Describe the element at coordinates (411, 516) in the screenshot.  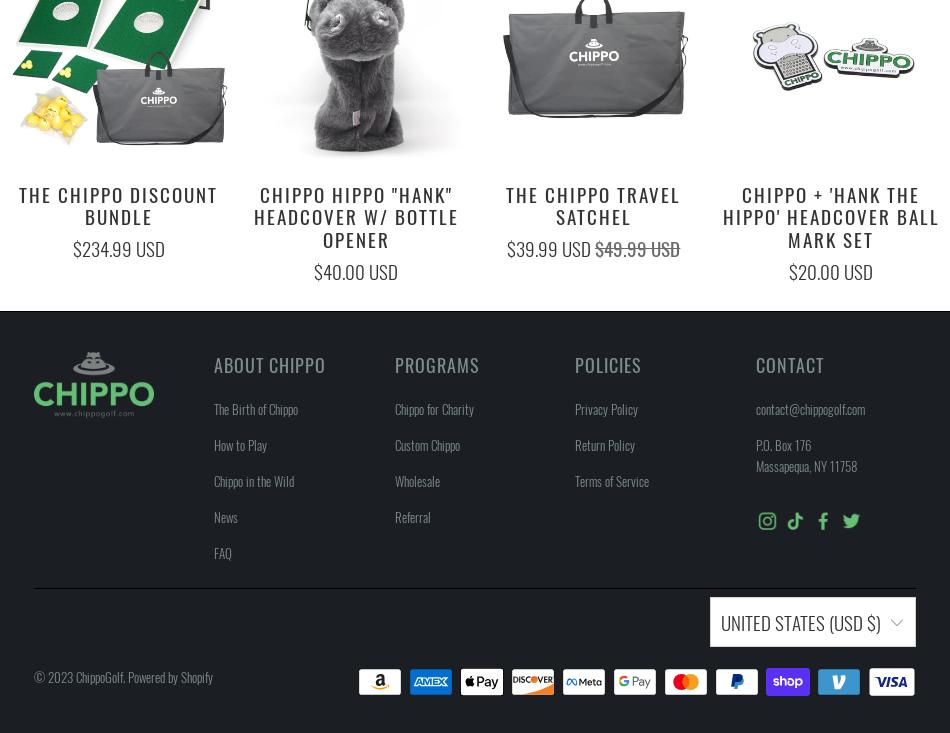
I see `'Referral'` at that location.